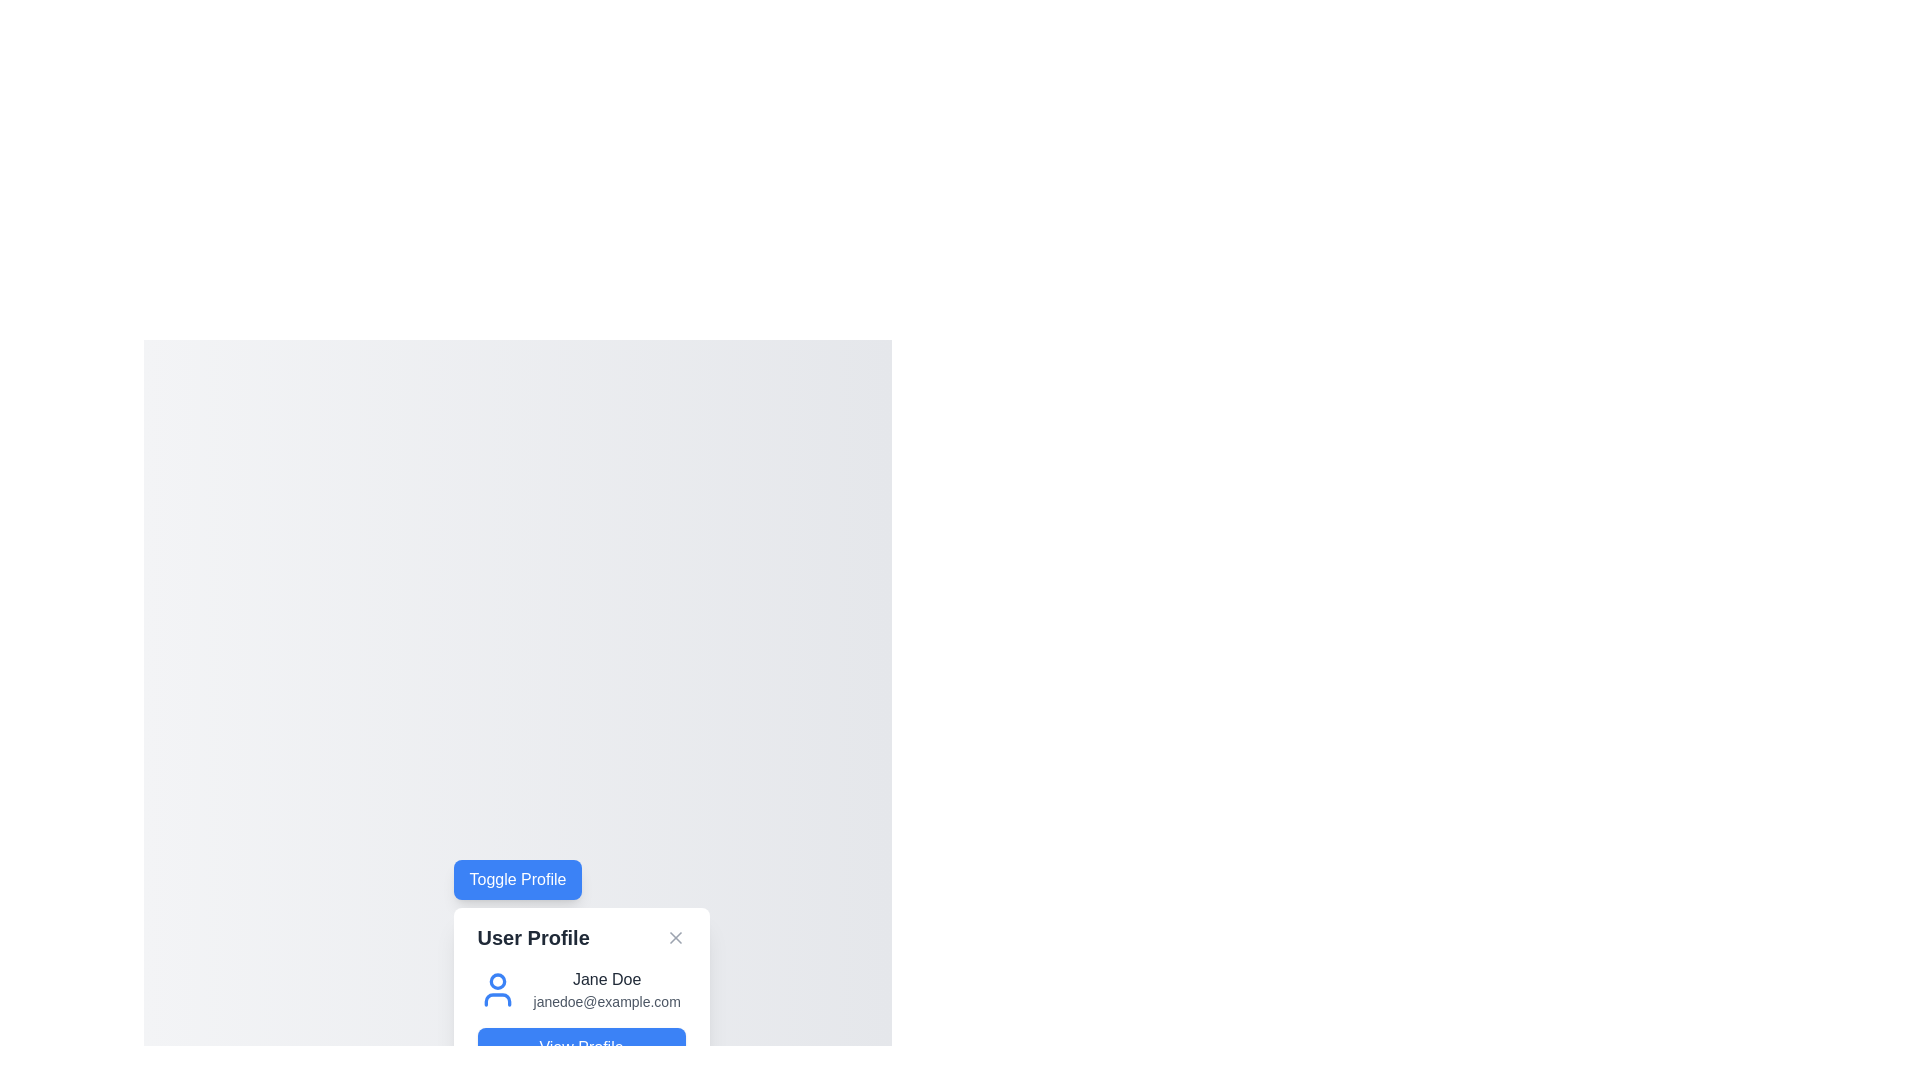 This screenshot has width=1920, height=1080. What do you see at coordinates (675, 937) in the screenshot?
I see `the close button located at the top-right corner of the card` at bounding box center [675, 937].